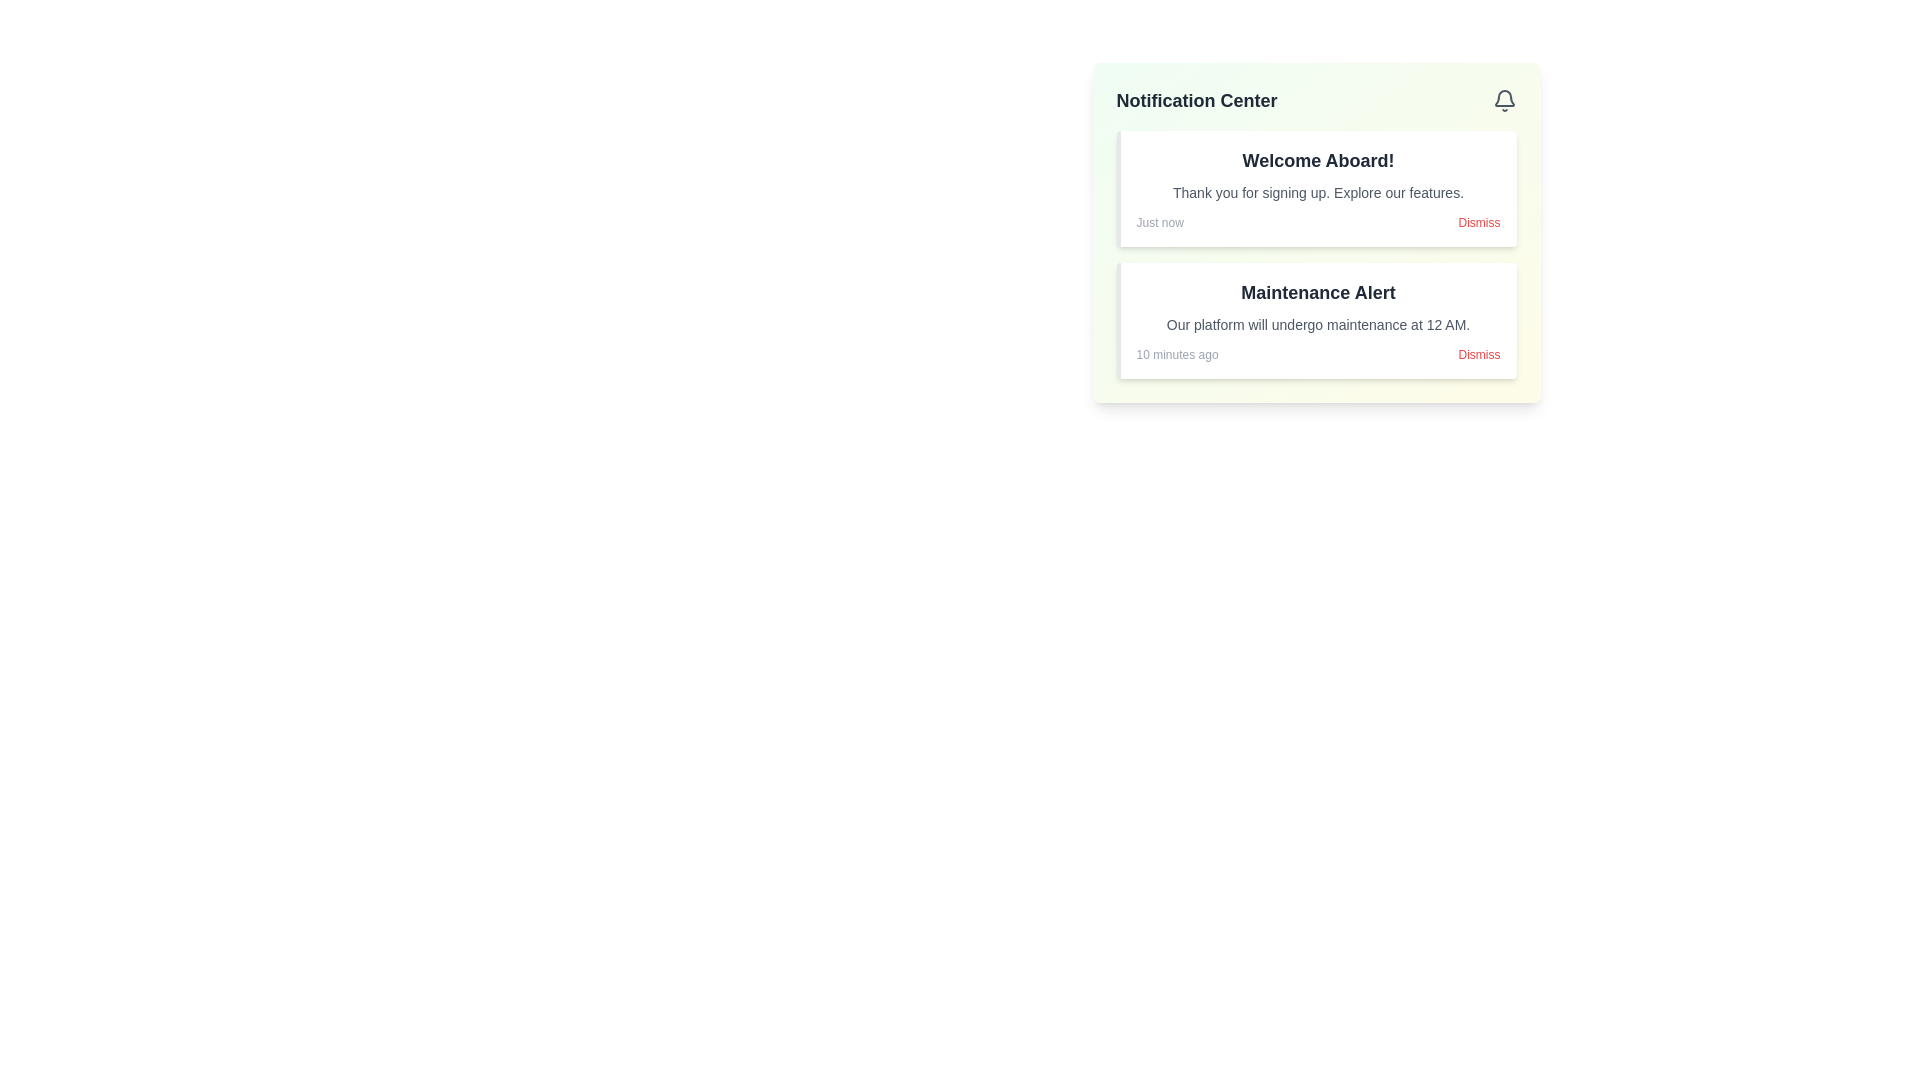 The width and height of the screenshot is (1920, 1080). Describe the element at coordinates (1318, 293) in the screenshot. I see `the 'Maintenance Alert' static text label, which is a bold, large, dark gray text located in the bottom-middle portion of the notification area` at that location.